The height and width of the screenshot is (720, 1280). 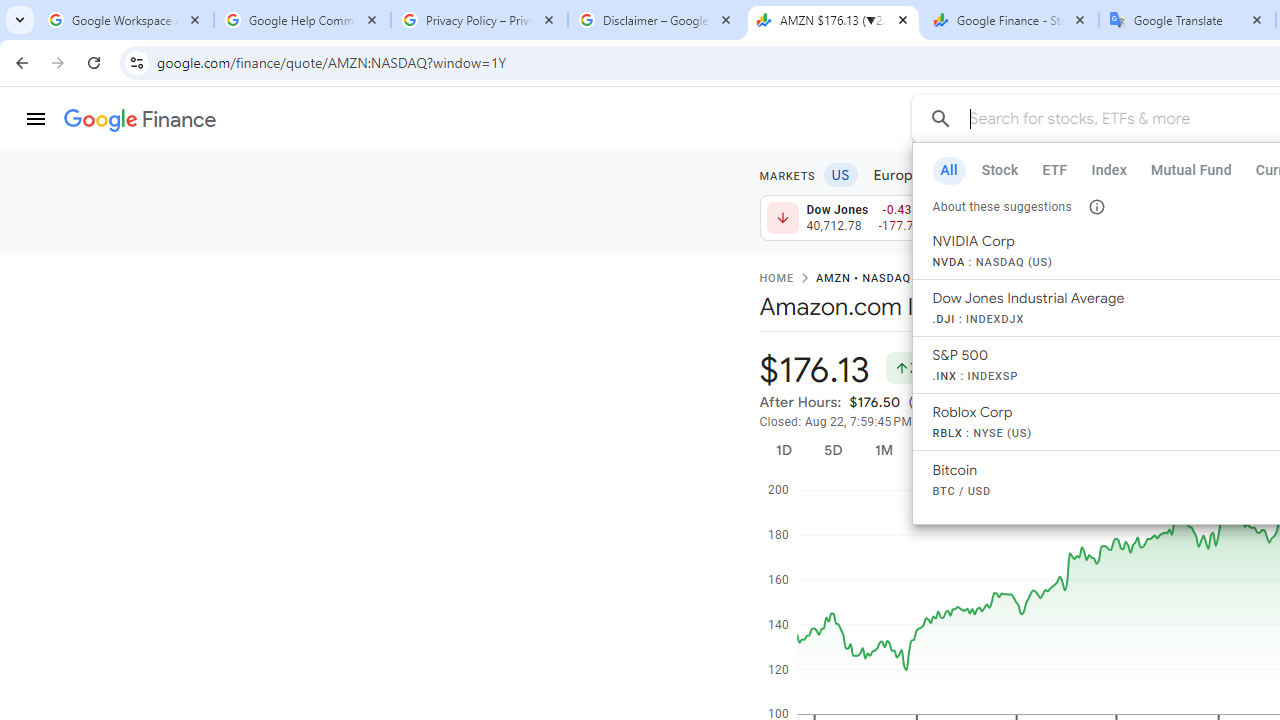 What do you see at coordinates (948, 170) in the screenshot?
I see `'All'` at bounding box center [948, 170].